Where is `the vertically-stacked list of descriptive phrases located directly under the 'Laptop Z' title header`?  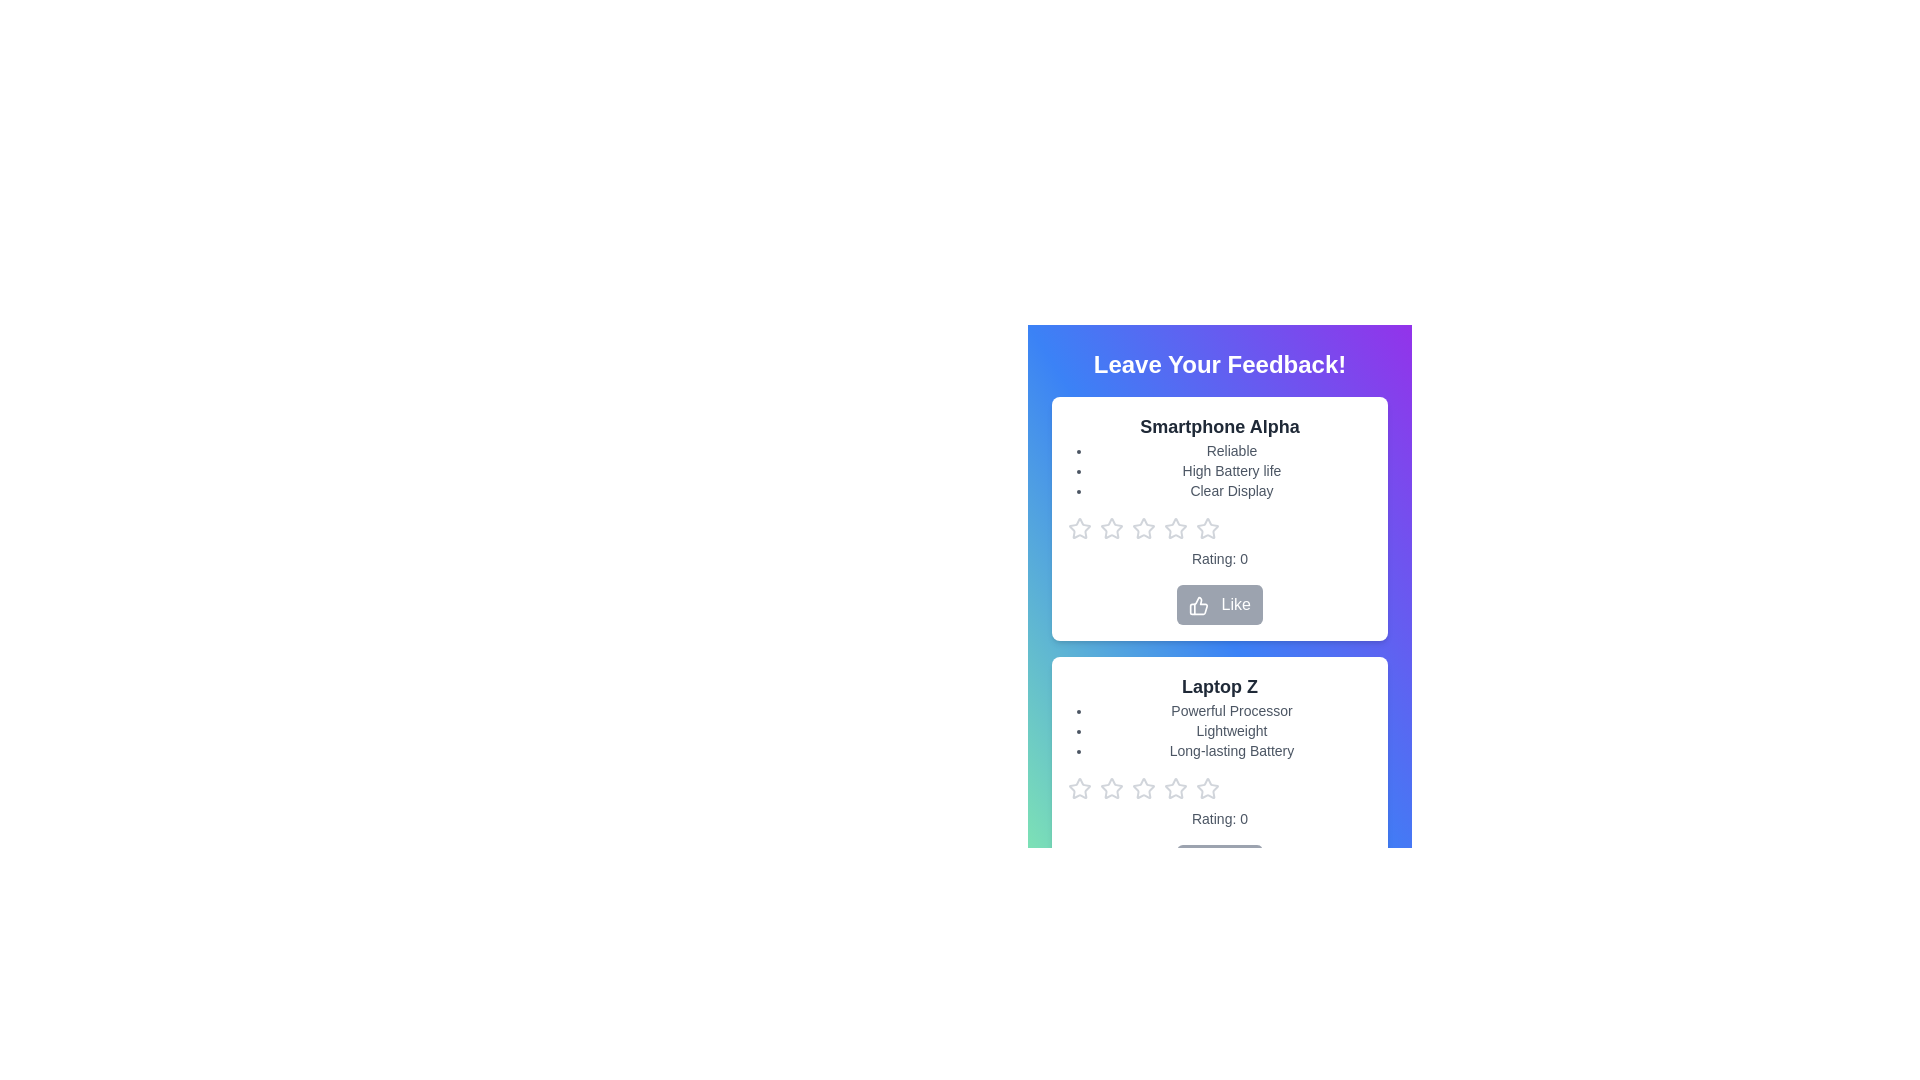
the vertically-stacked list of descriptive phrases located directly under the 'Laptop Z' title header is located at coordinates (1231, 731).